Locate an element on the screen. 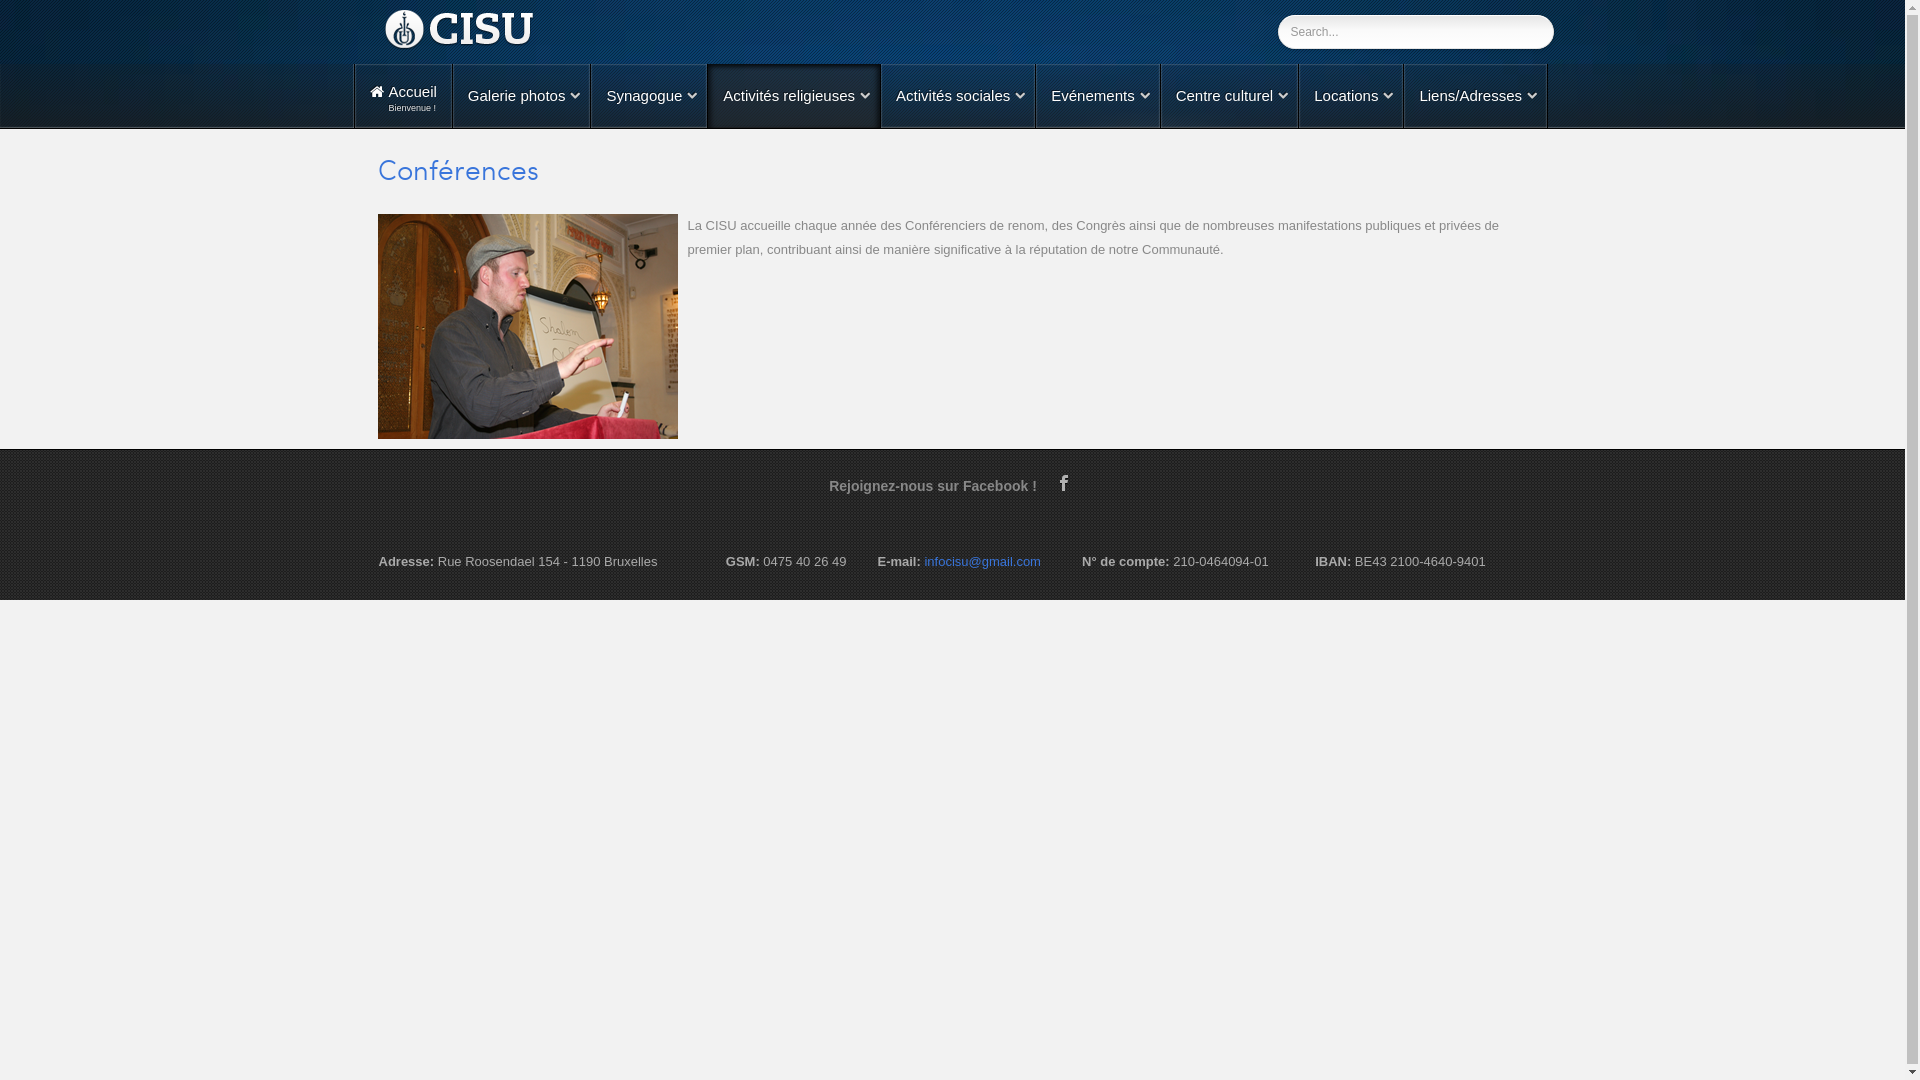 Image resolution: width=1920 pixels, height=1080 pixels. 'Centre culturel' is located at coordinates (1228, 96).